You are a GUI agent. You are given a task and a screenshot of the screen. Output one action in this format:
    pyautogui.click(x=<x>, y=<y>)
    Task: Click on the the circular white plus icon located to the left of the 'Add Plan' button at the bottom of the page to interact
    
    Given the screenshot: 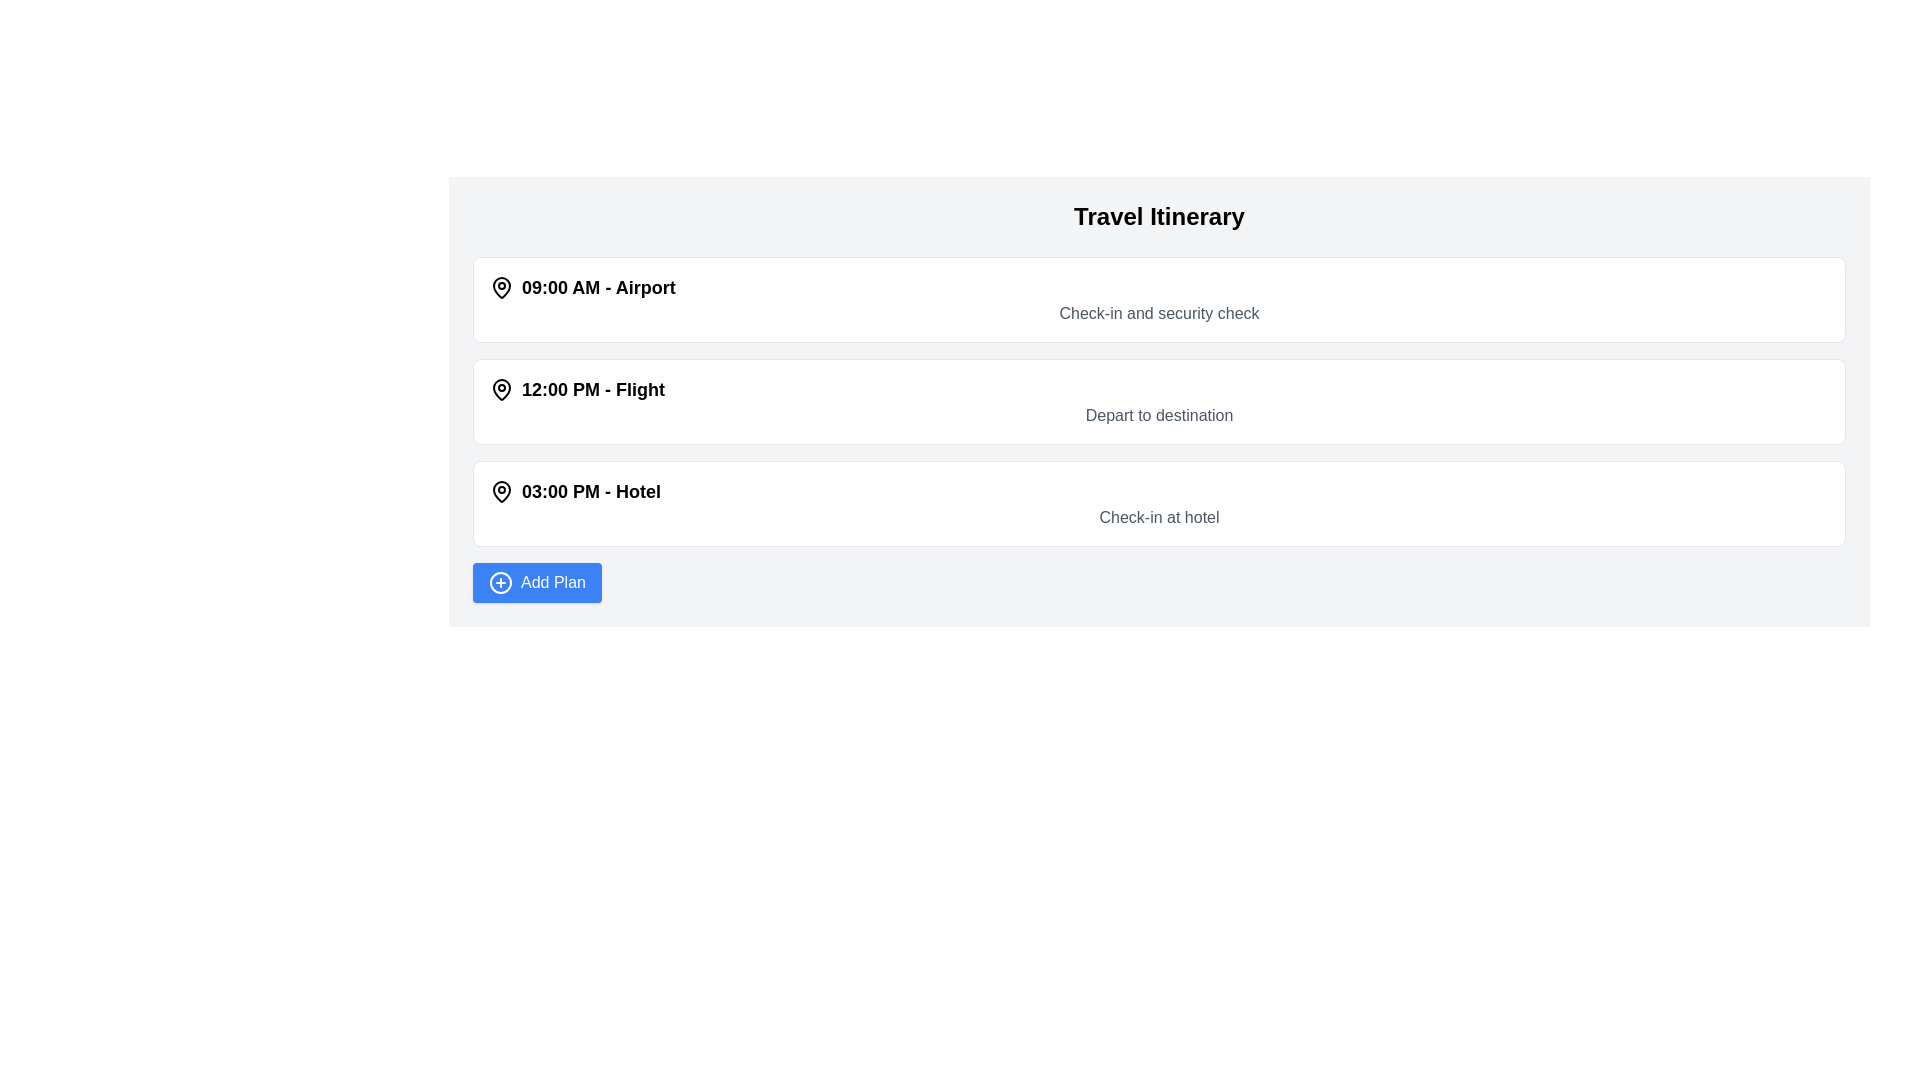 What is the action you would take?
    pyautogui.click(x=500, y=582)
    